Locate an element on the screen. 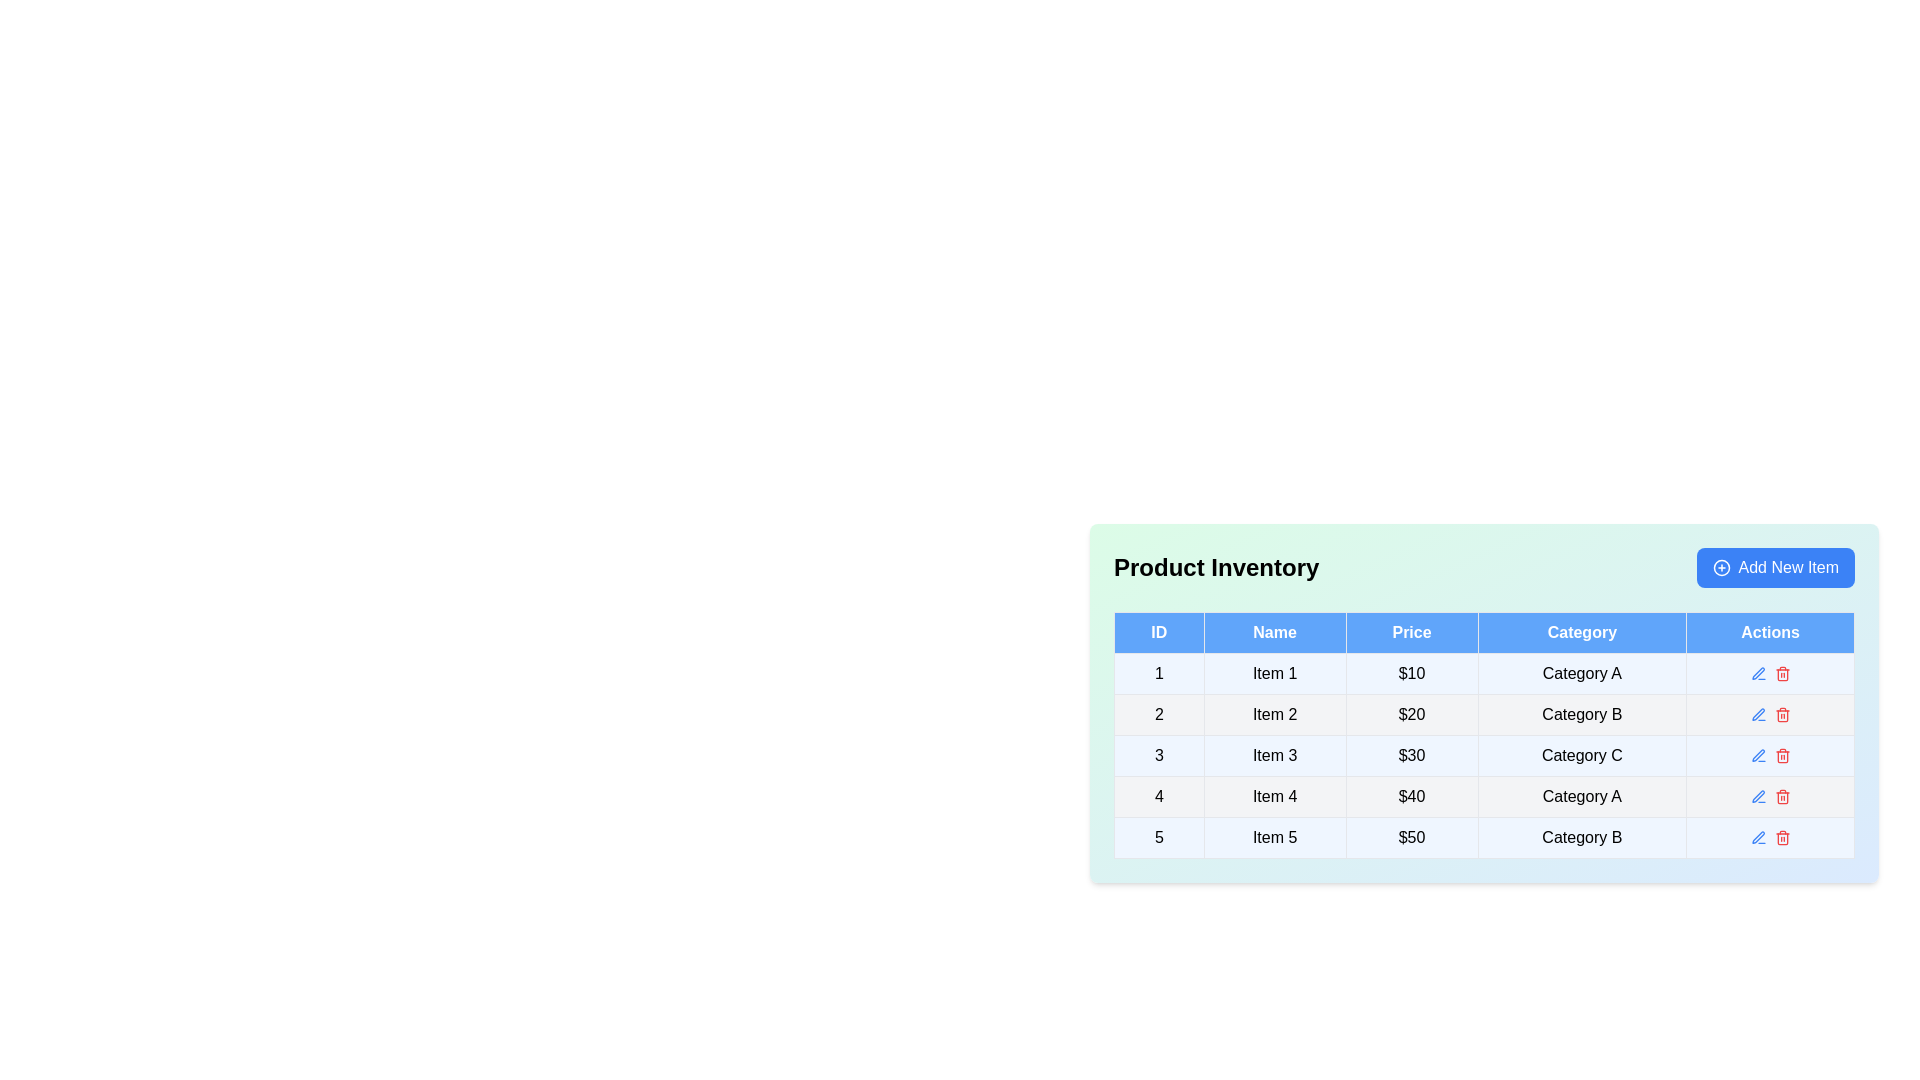 This screenshot has width=1920, height=1080. the table cell in the fourth row under the 'Name' column that displays the item name in the inventory table is located at coordinates (1274, 796).